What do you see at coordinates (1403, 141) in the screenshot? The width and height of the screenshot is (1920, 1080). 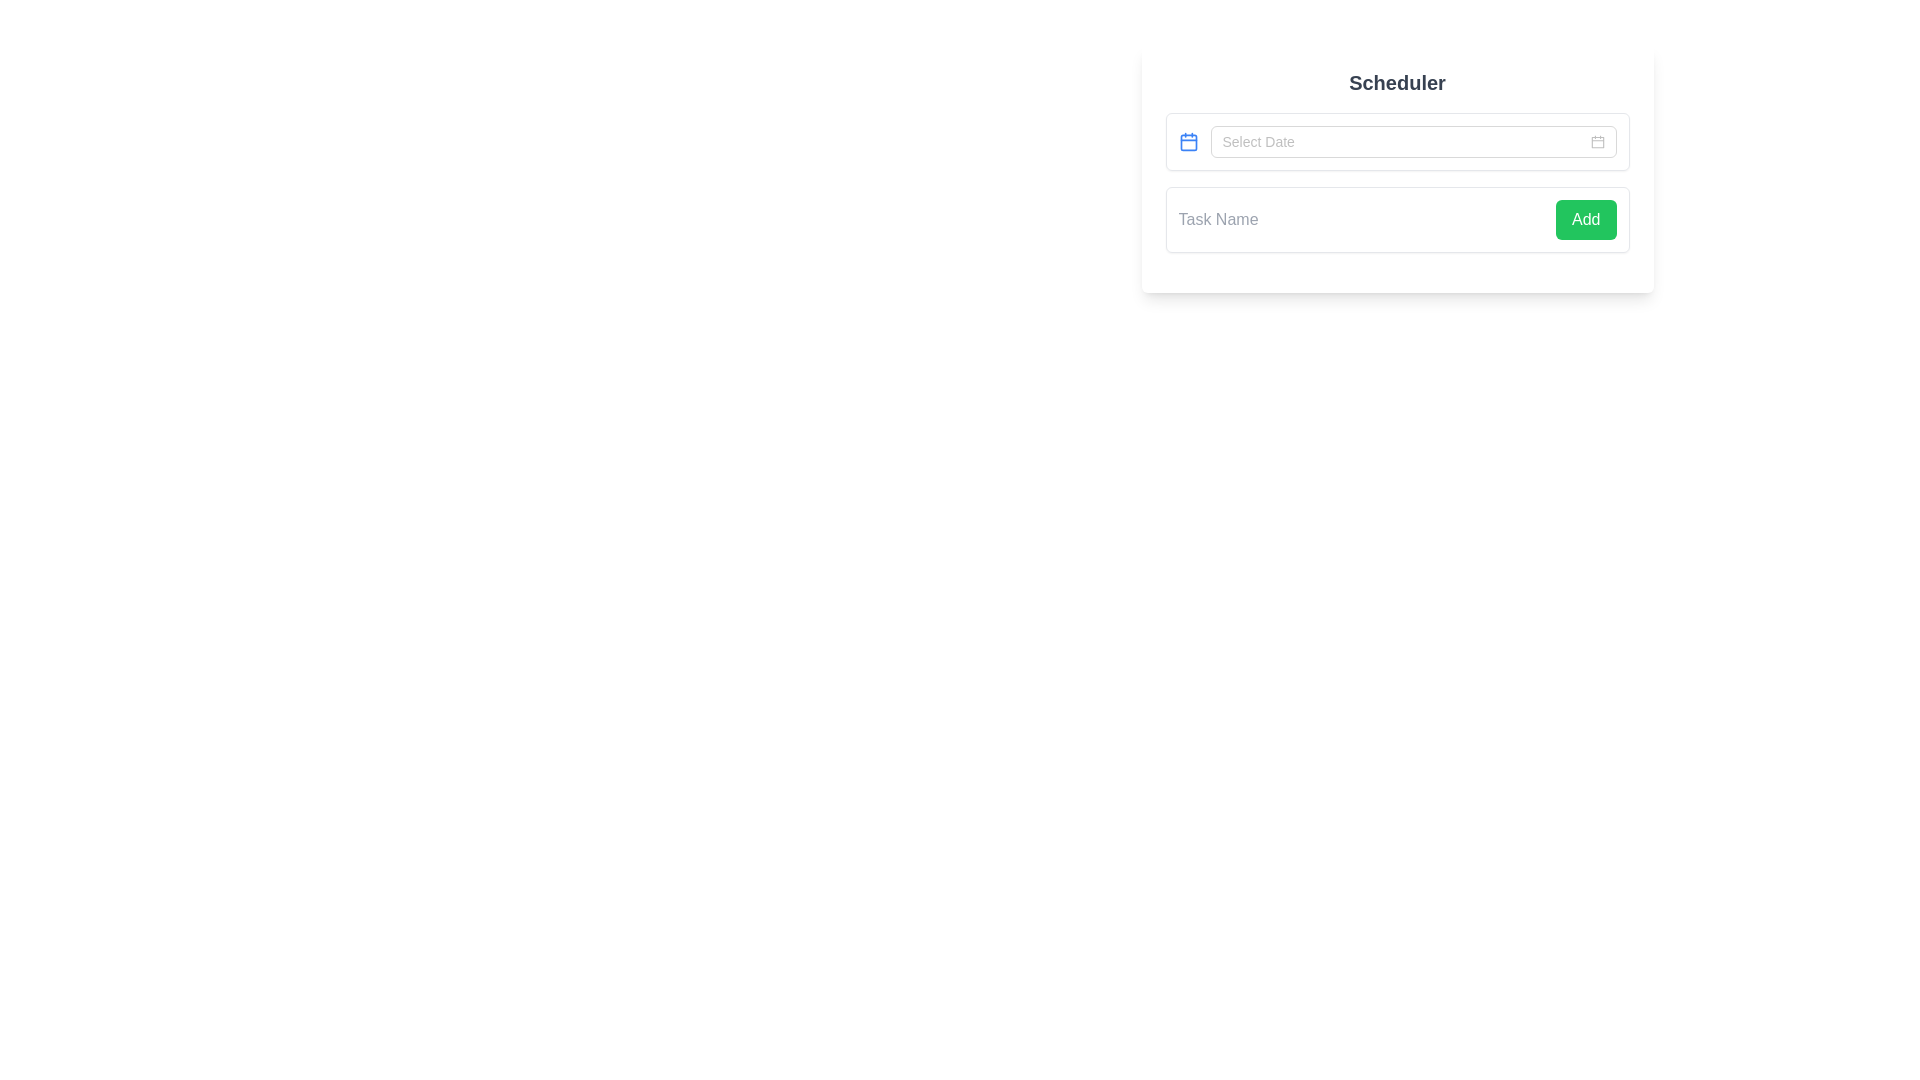 I see `the text input field for date entry, which is styled with a border and has a placeholder that reads 'Select Date', located in the Scheduler layout near the calendar icon` at bounding box center [1403, 141].